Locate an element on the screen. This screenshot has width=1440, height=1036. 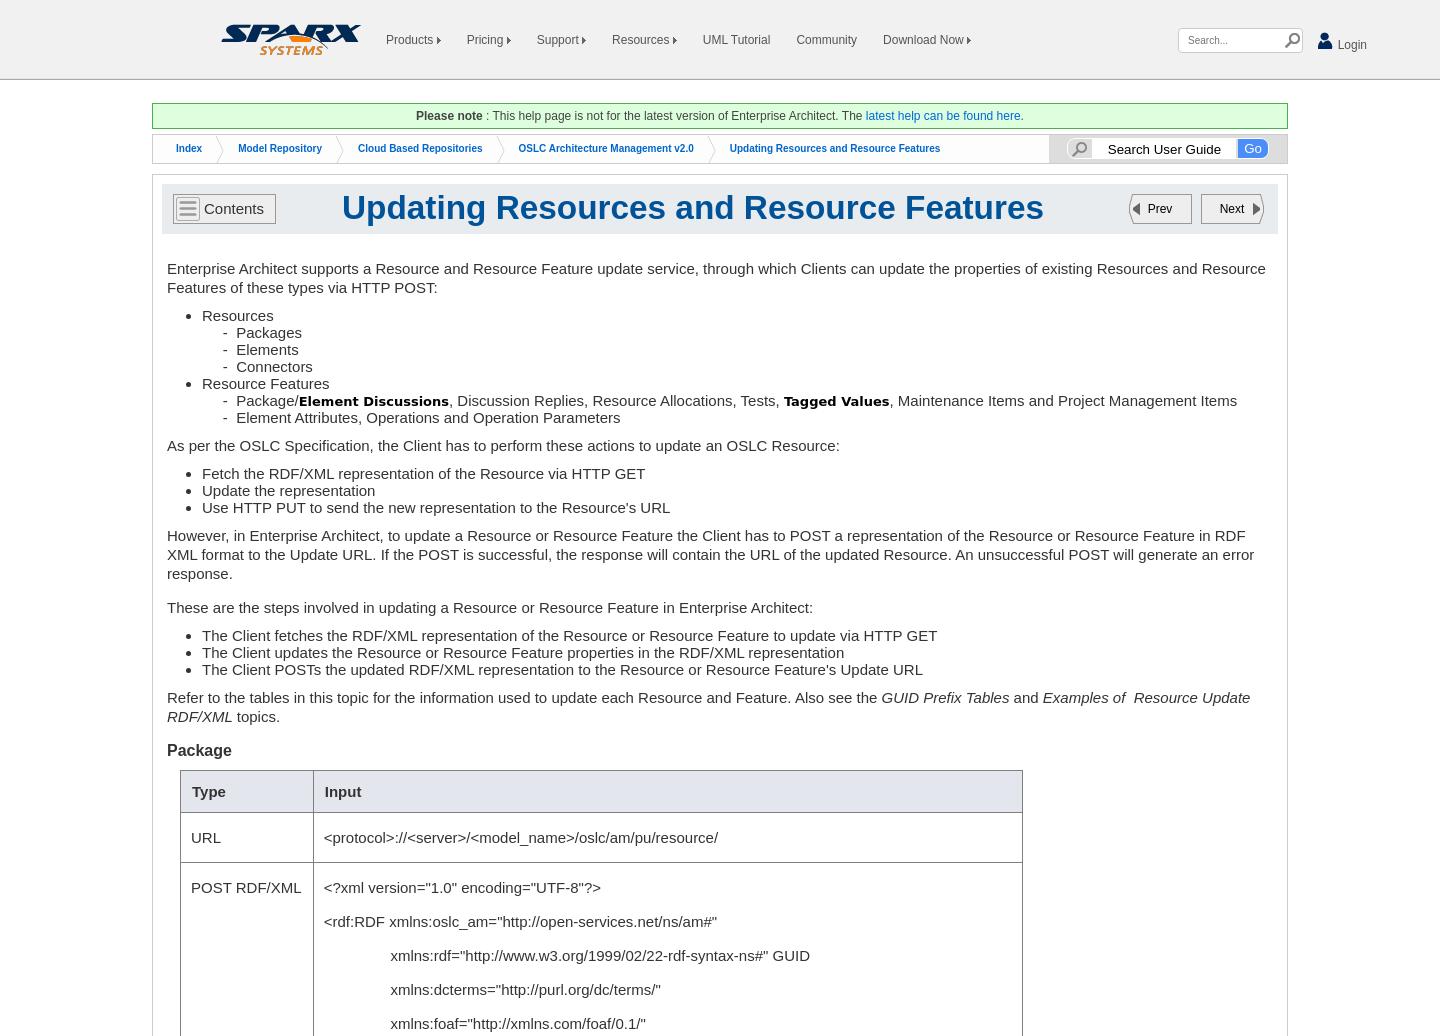
'topics.' is located at coordinates (236, 716).